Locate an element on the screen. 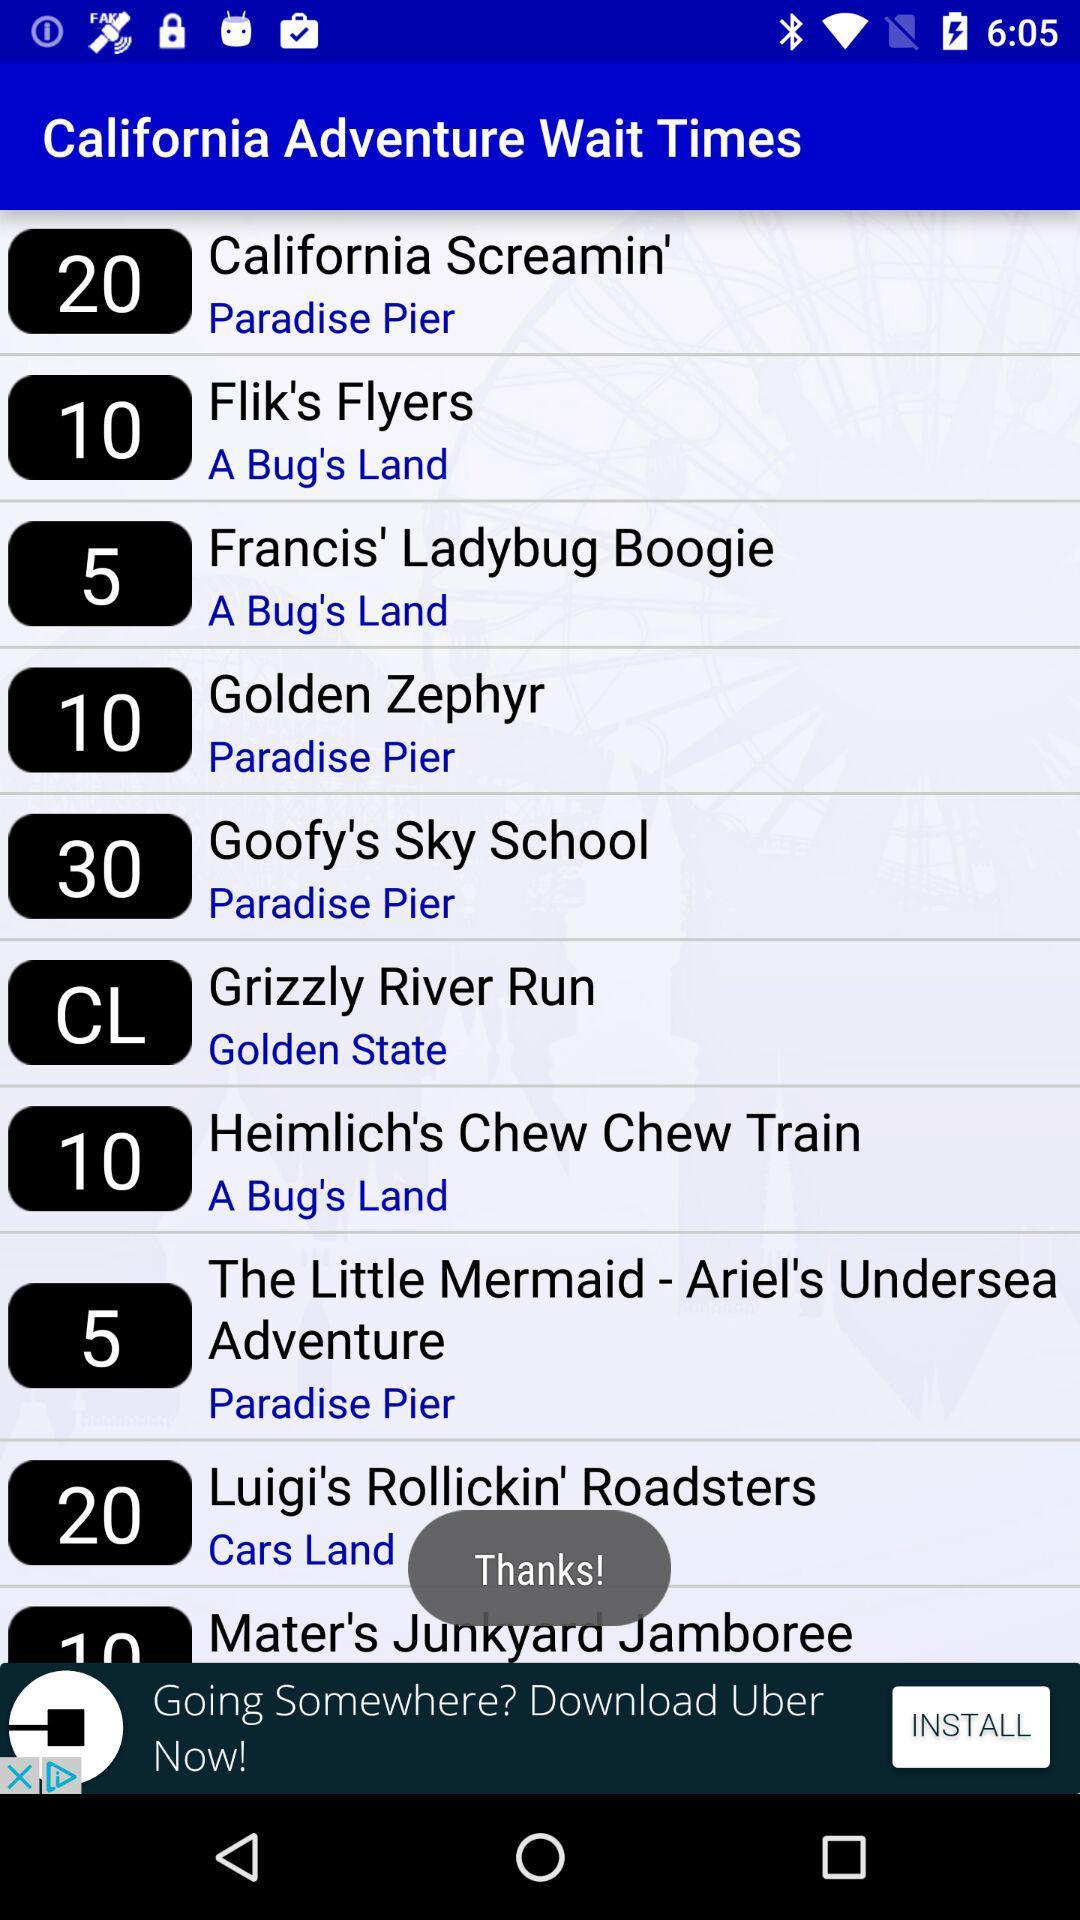  the icon next to 30 icon is located at coordinates (427, 838).